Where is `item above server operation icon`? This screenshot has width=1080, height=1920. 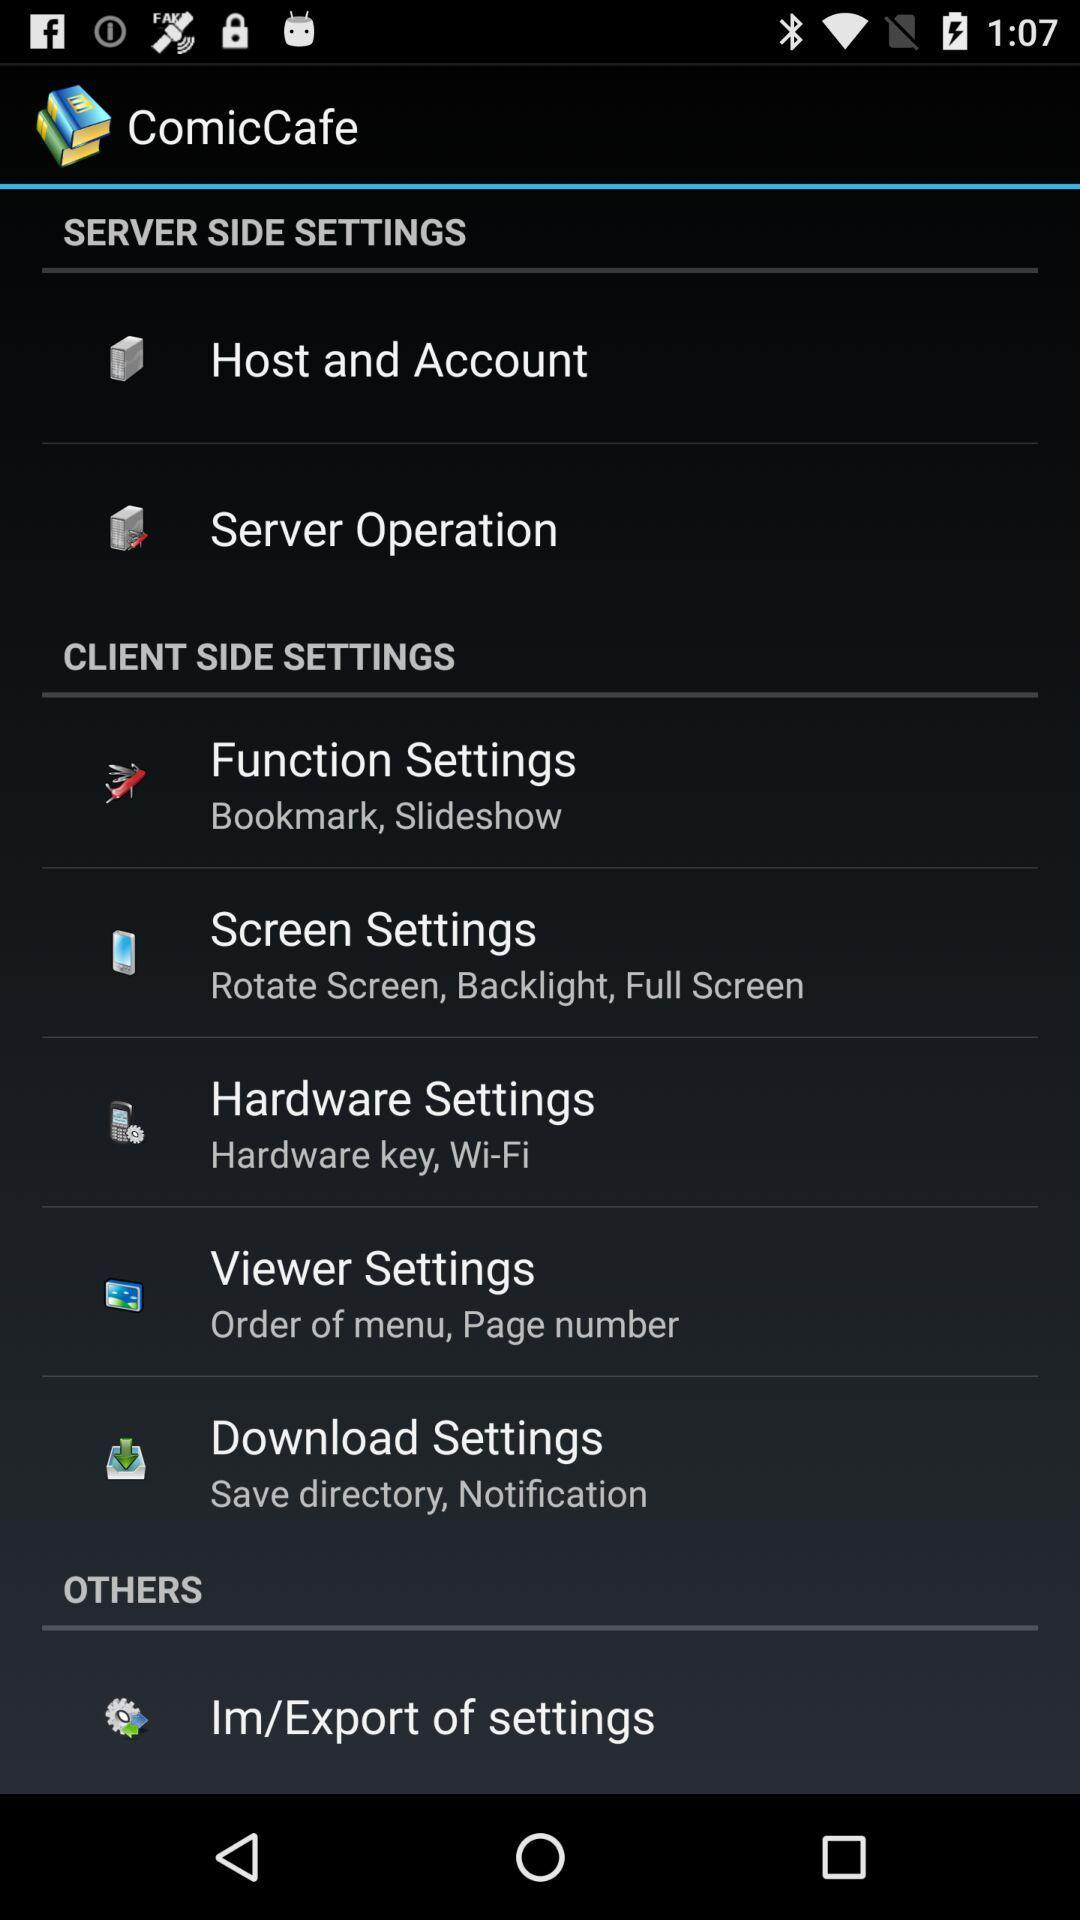
item above server operation icon is located at coordinates (399, 358).